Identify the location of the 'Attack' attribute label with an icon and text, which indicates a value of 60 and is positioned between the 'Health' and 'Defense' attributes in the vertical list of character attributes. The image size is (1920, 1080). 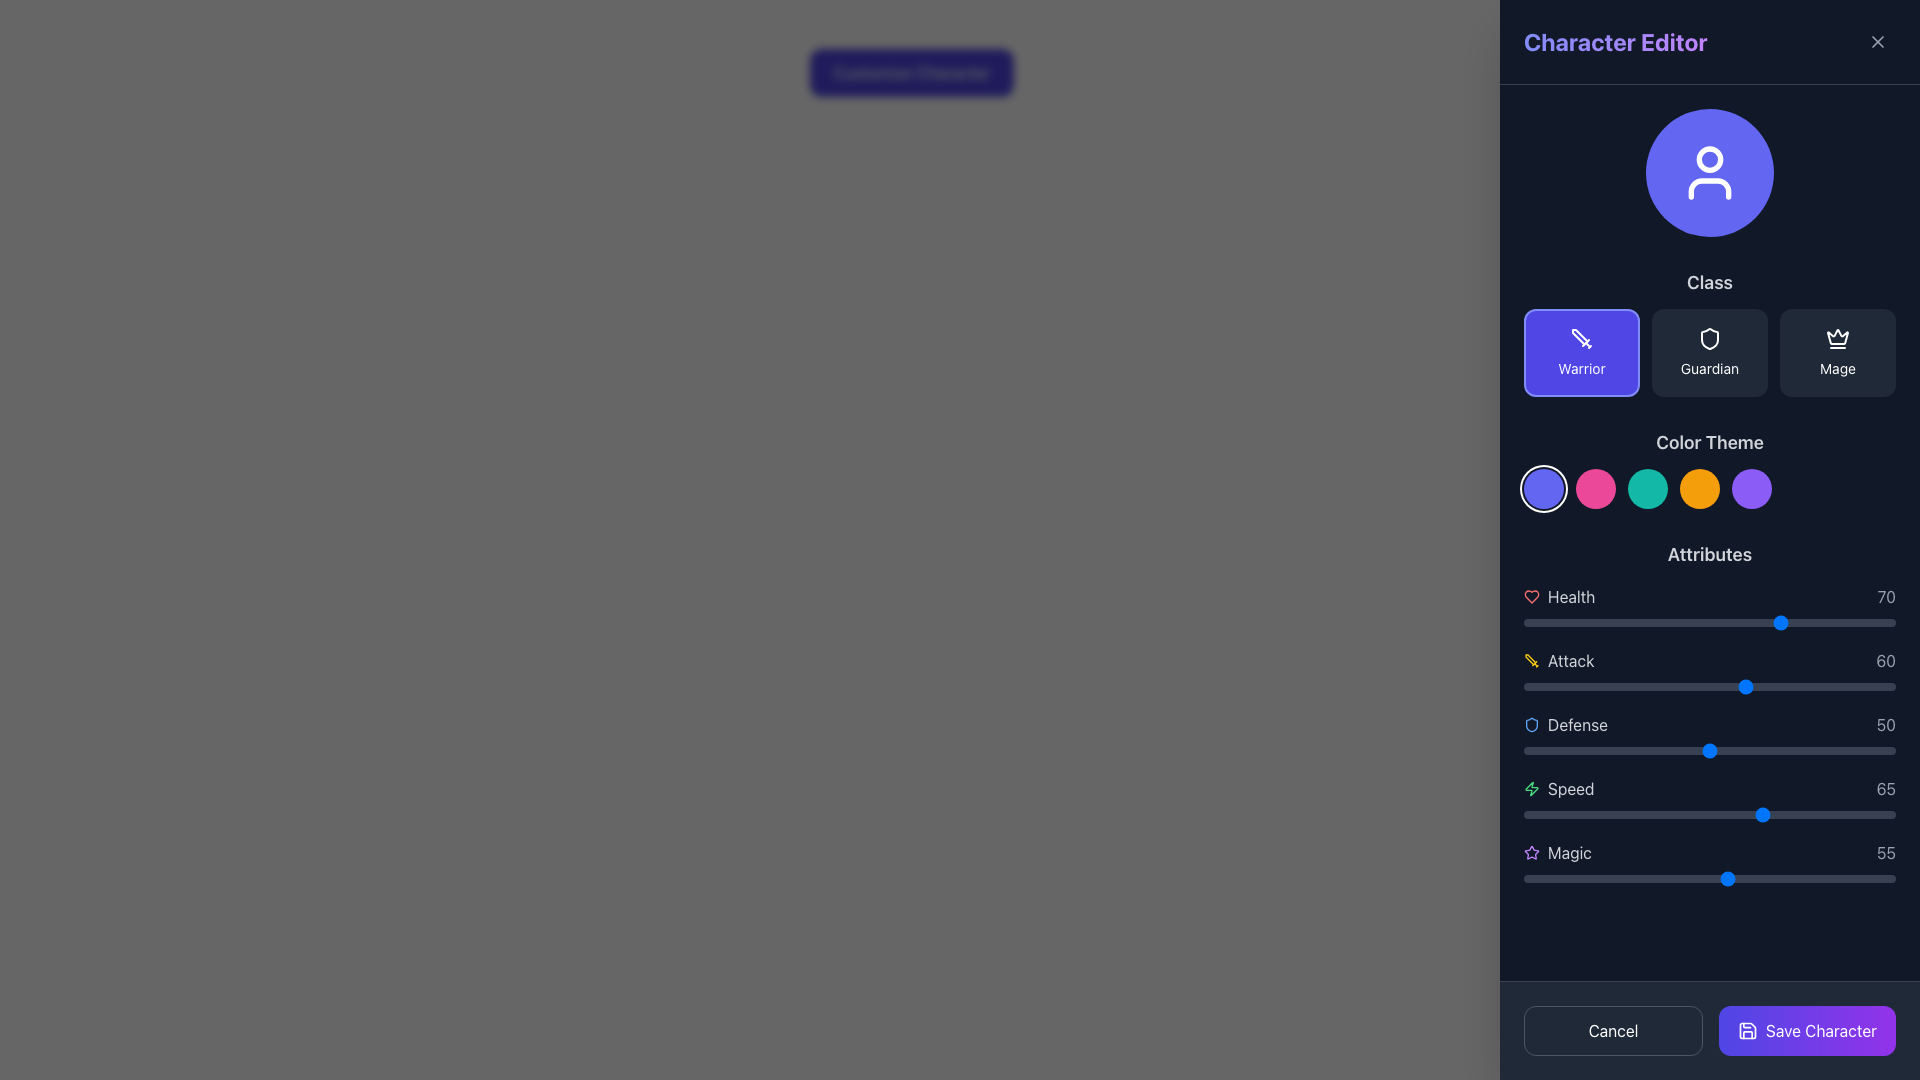
(1558, 660).